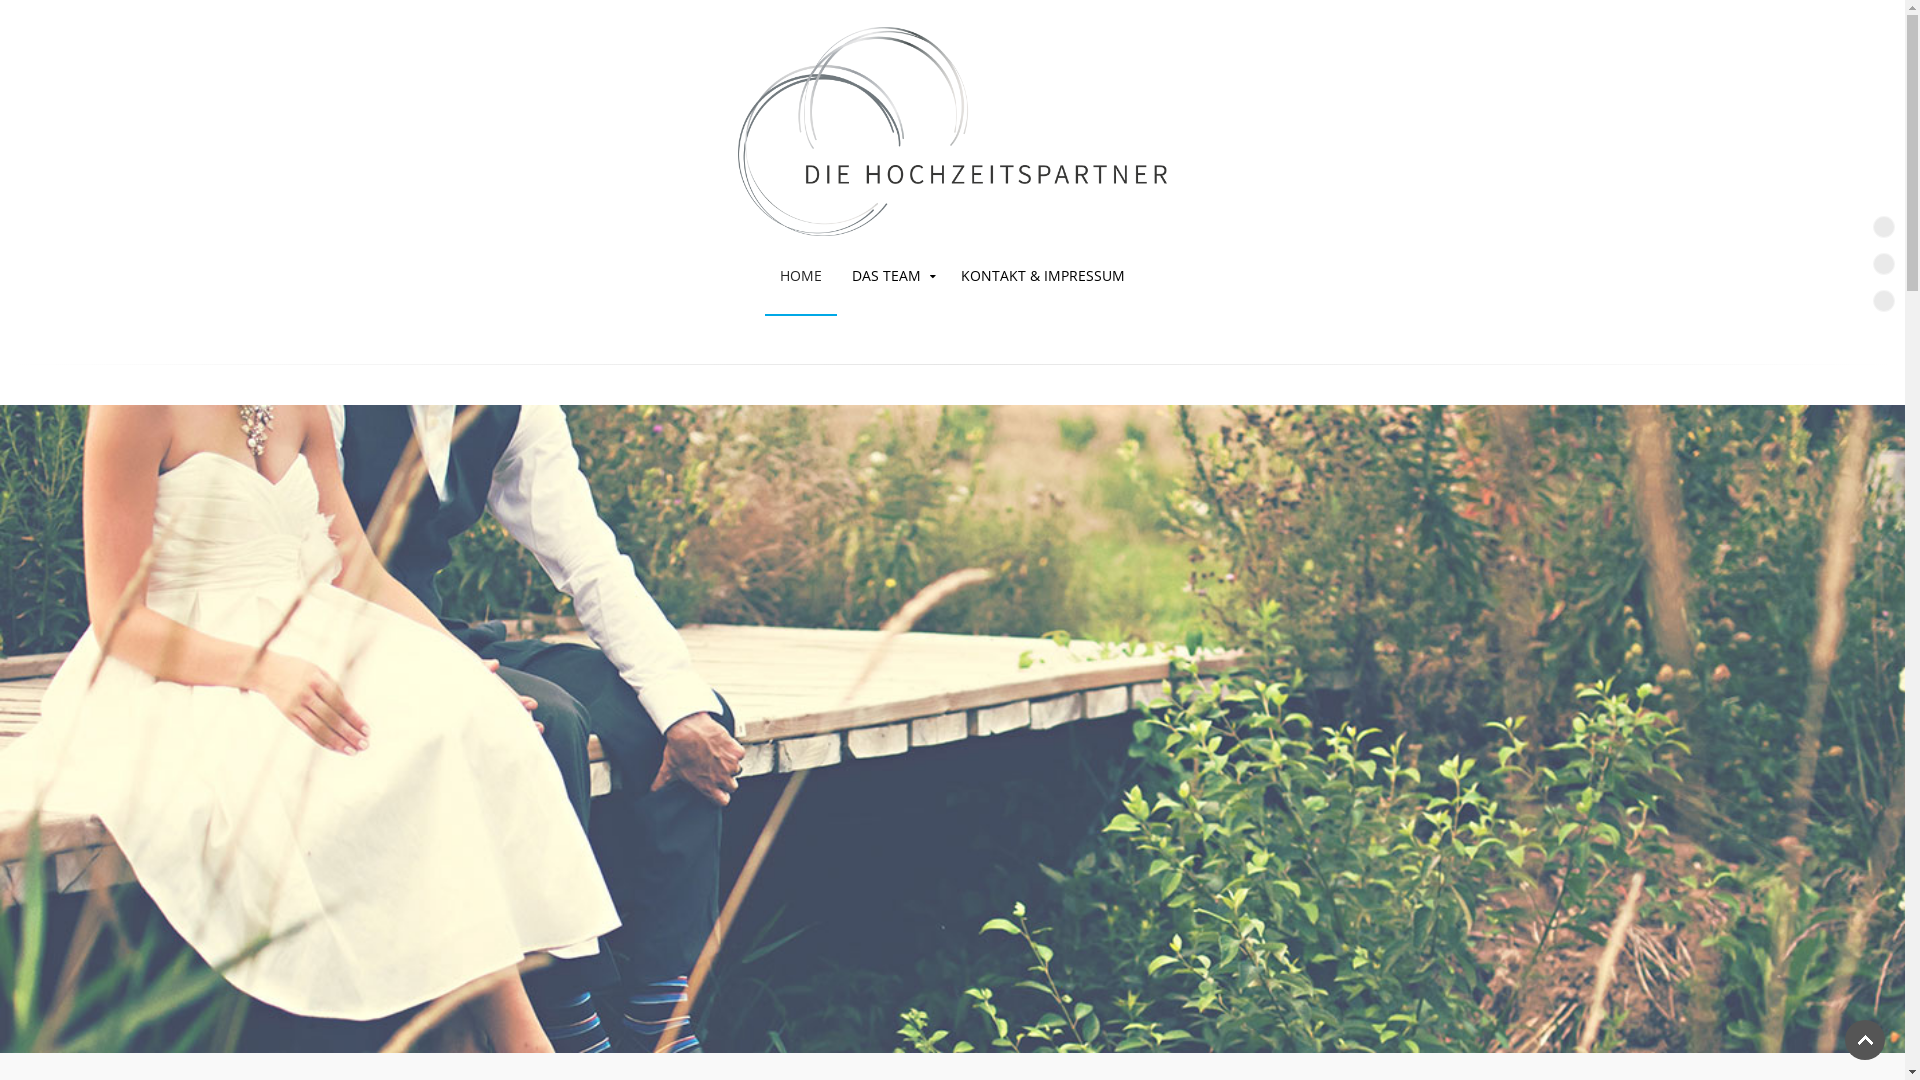  What do you see at coordinates (836, 276) in the screenshot?
I see `'DAS TEAM'` at bounding box center [836, 276].